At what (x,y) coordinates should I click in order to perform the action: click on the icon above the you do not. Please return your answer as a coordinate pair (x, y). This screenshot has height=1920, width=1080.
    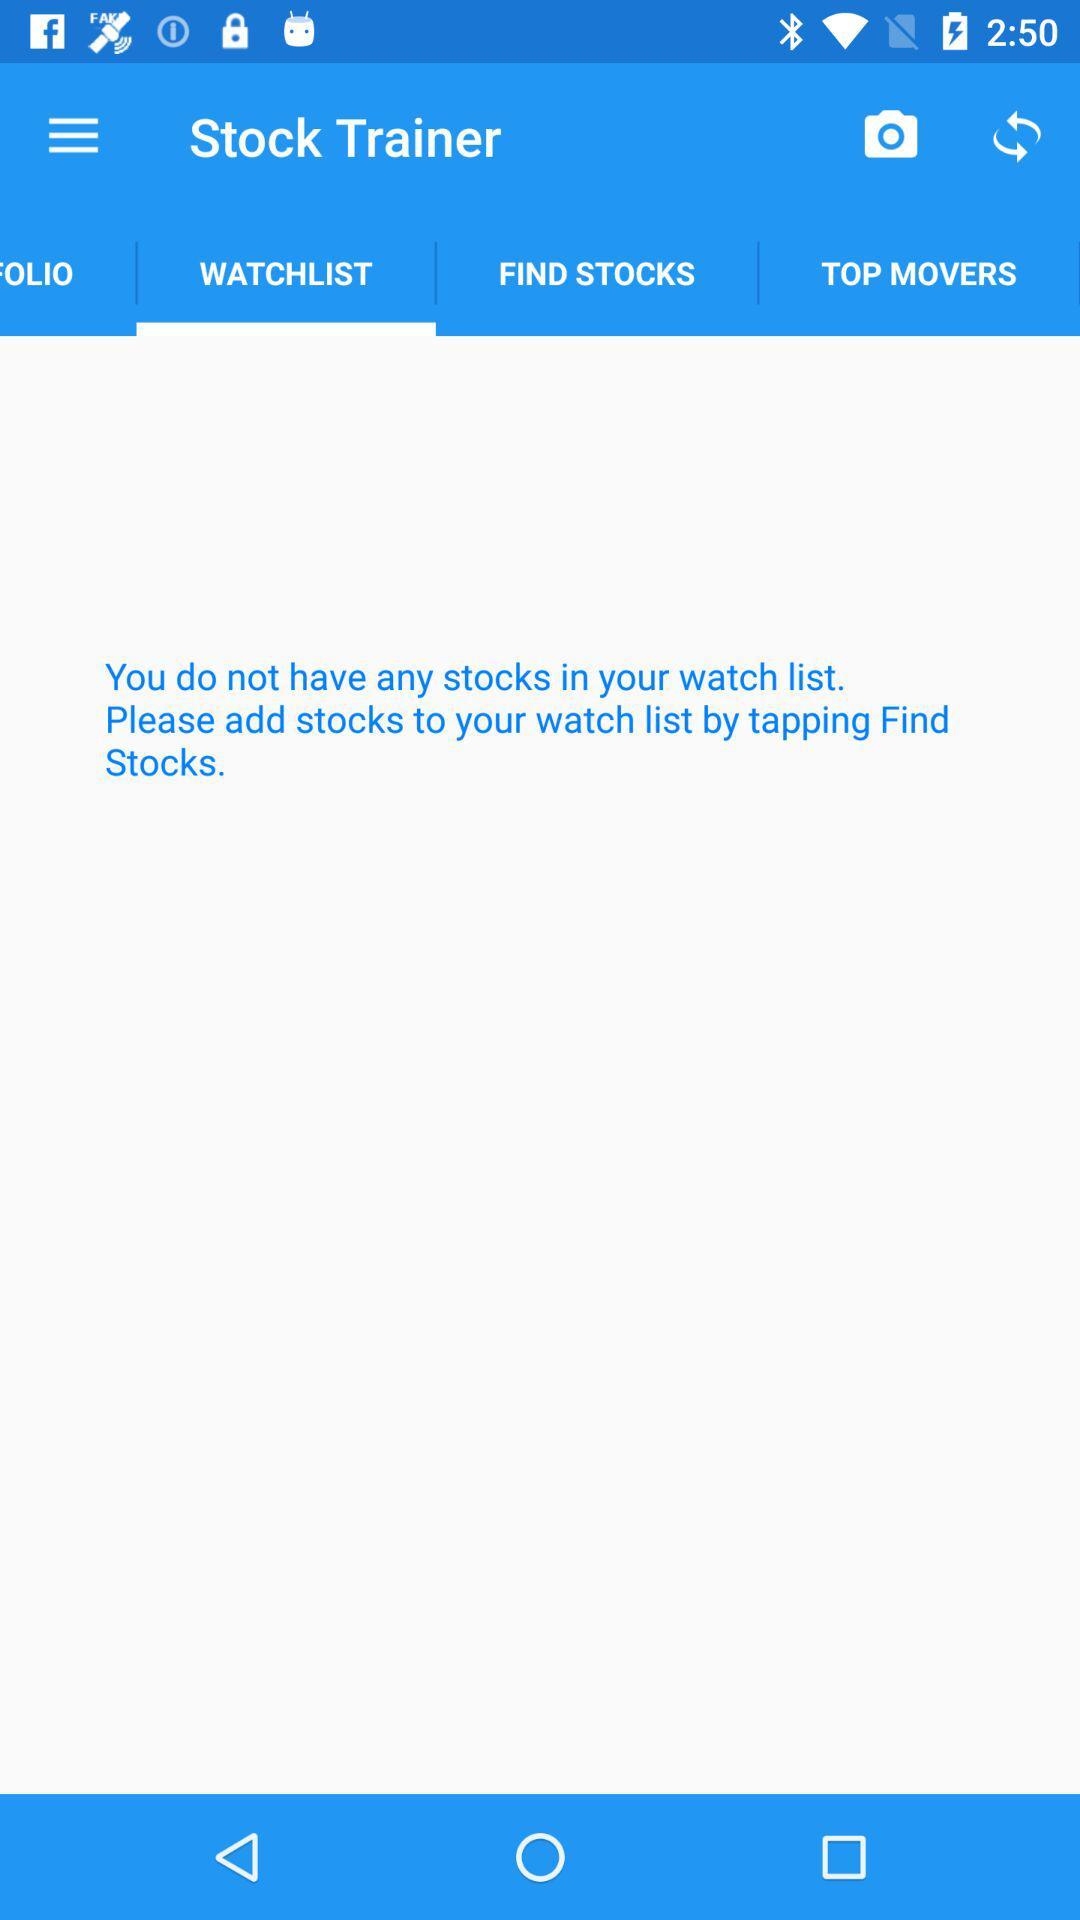
    Looking at the image, I should click on (67, 272).